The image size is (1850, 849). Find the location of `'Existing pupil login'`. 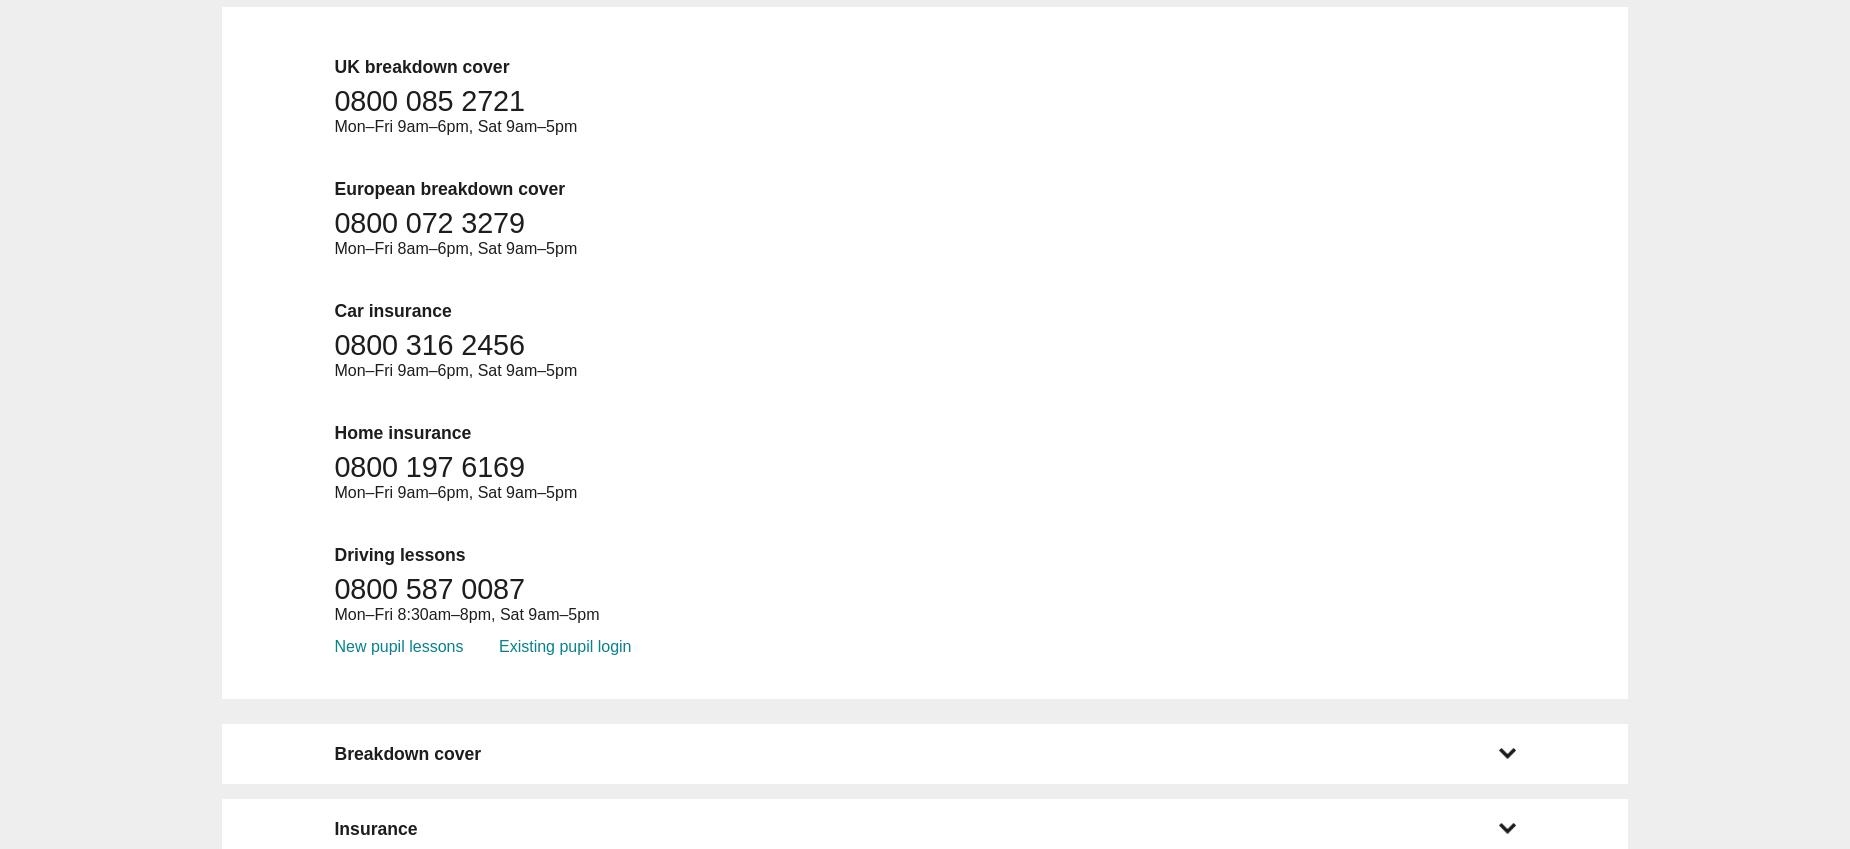

'Existing pupil login' is located at coordinates (564, 645).